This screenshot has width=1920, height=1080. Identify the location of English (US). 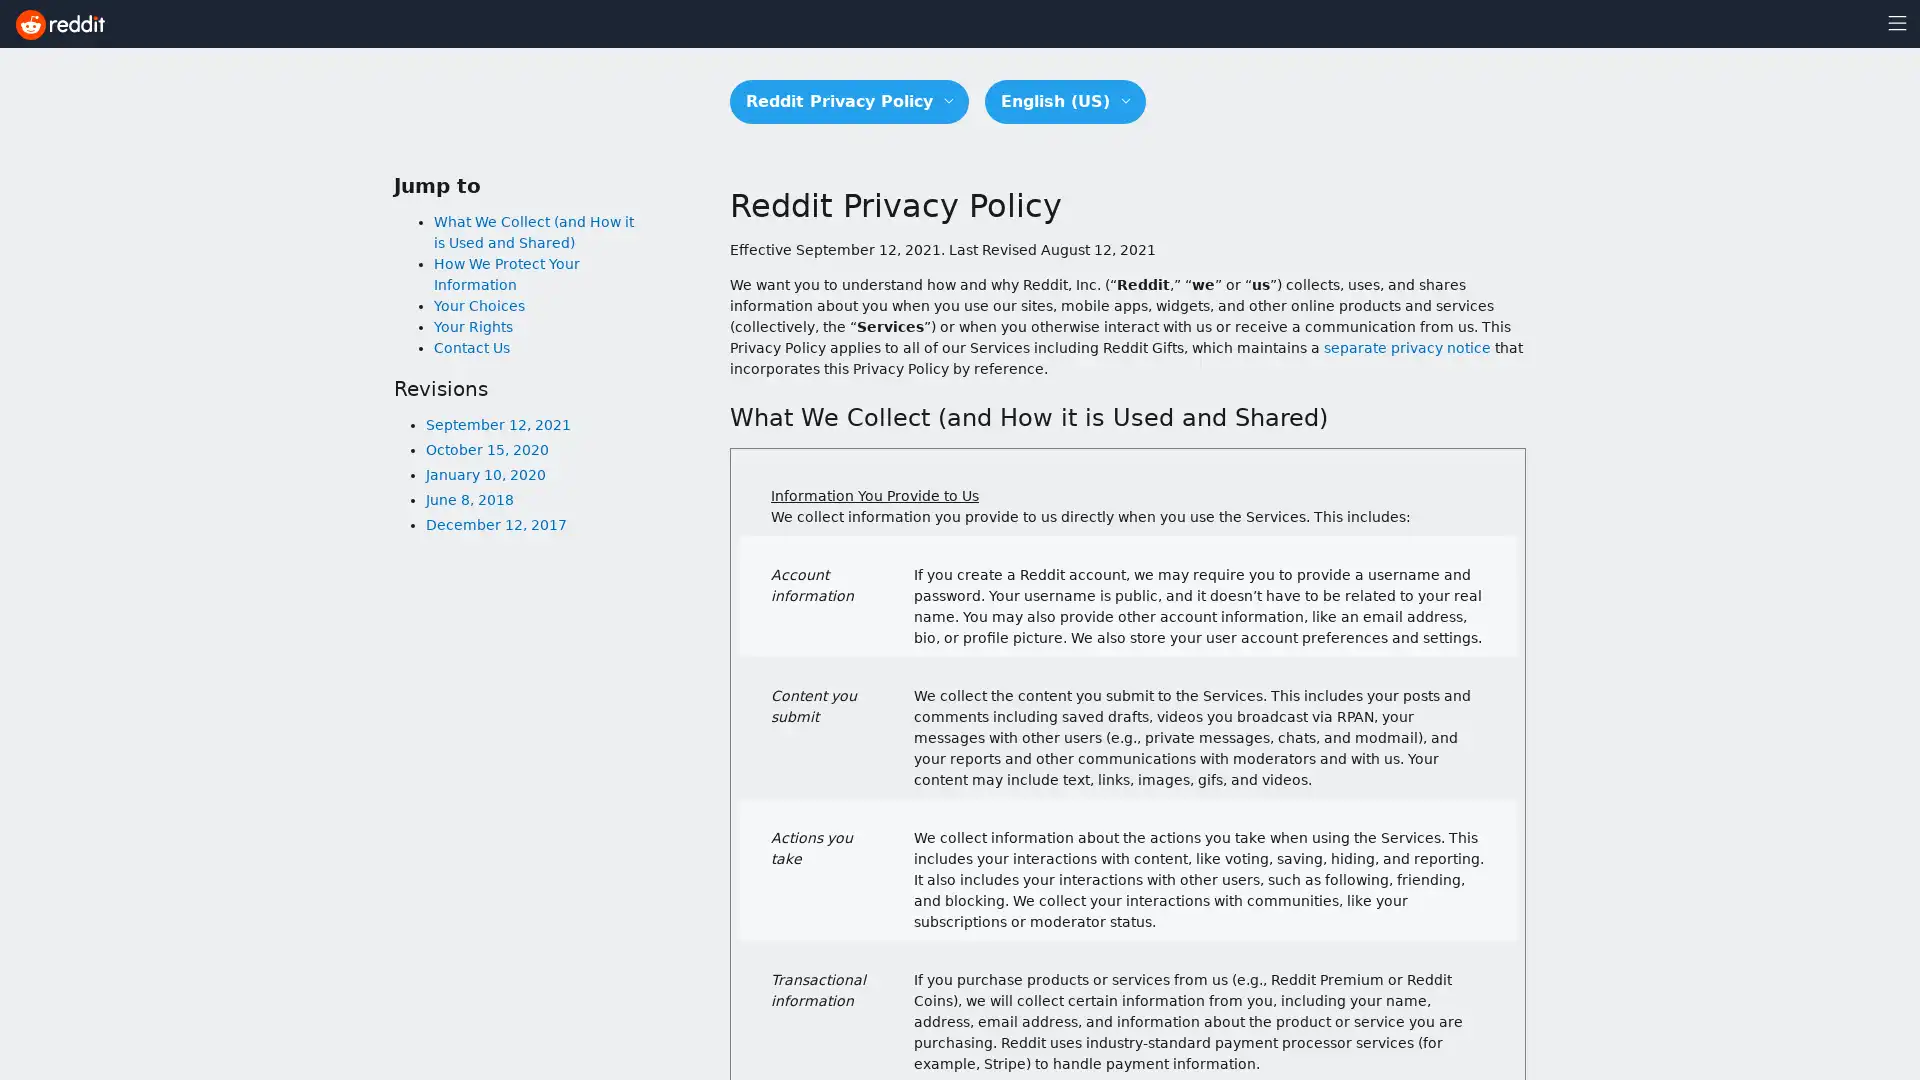
(1064, 101).